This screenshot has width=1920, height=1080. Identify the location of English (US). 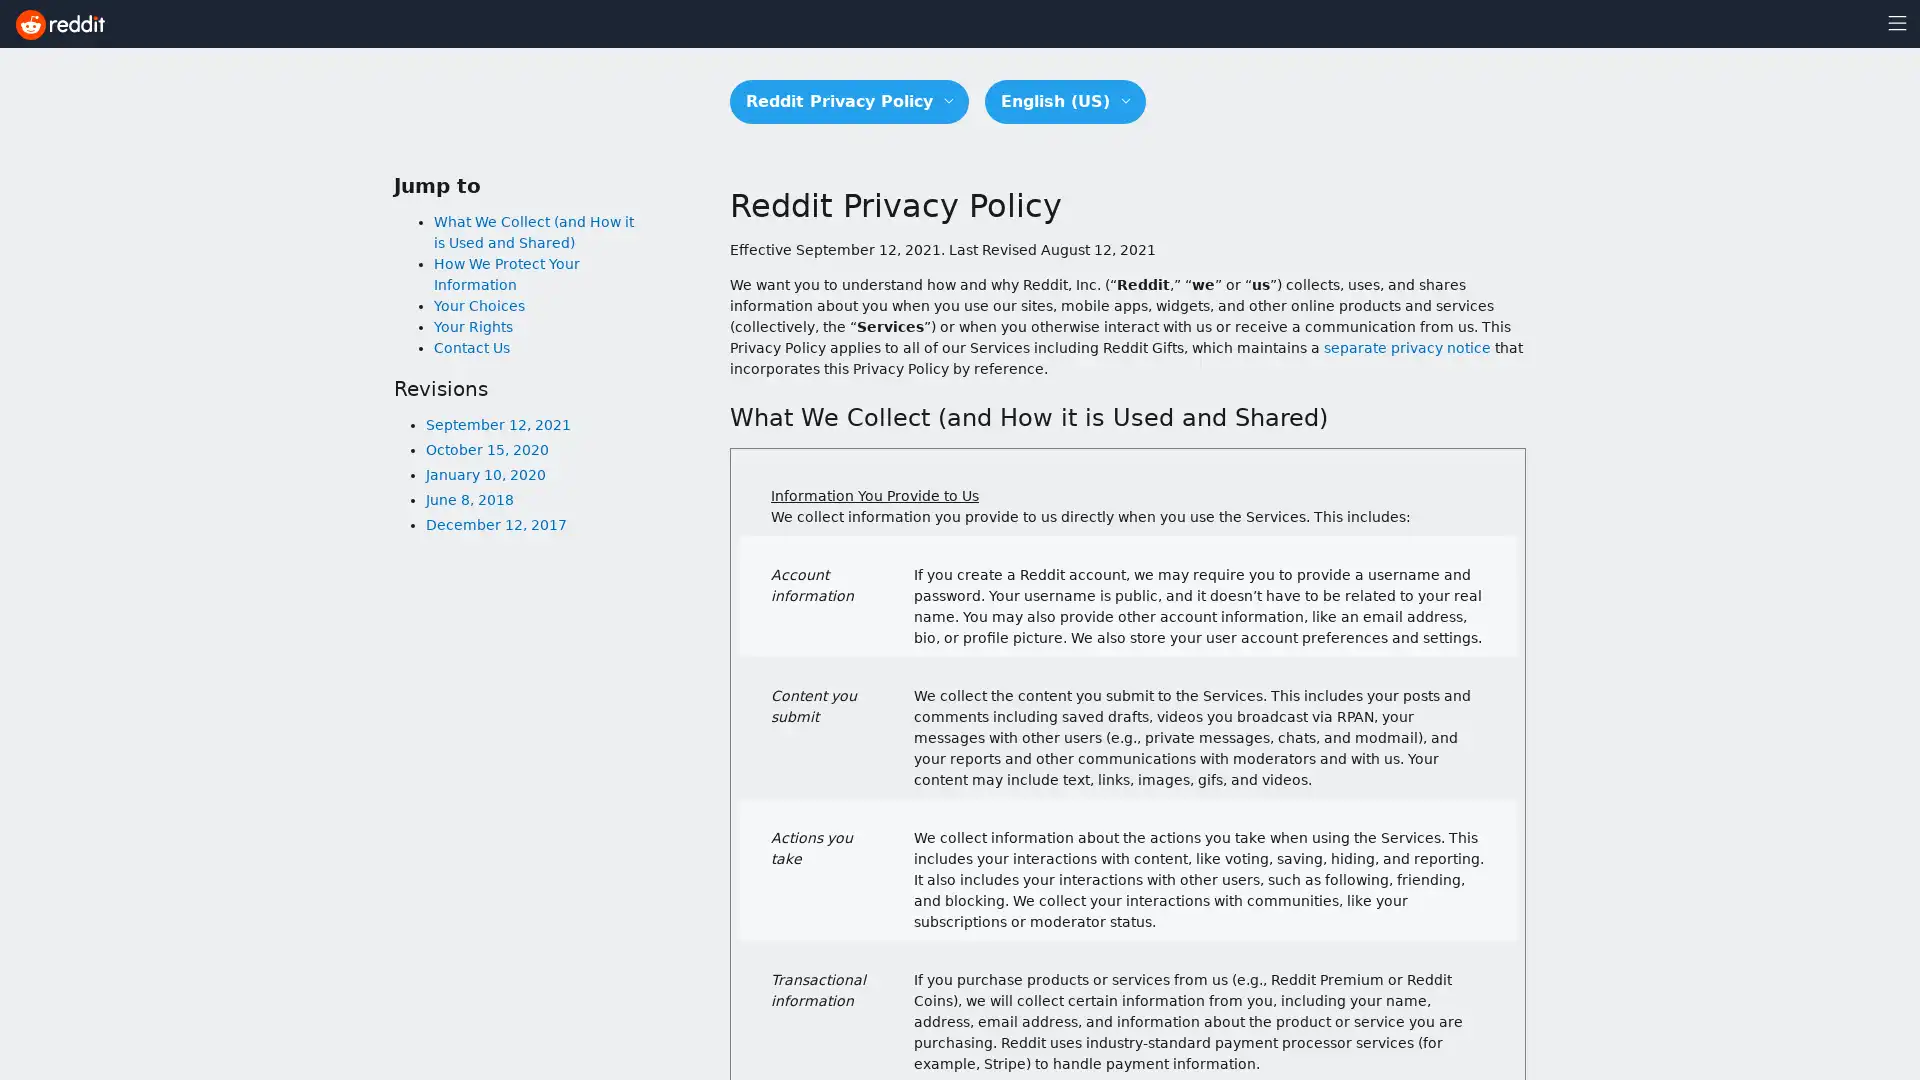
(1064, 101).